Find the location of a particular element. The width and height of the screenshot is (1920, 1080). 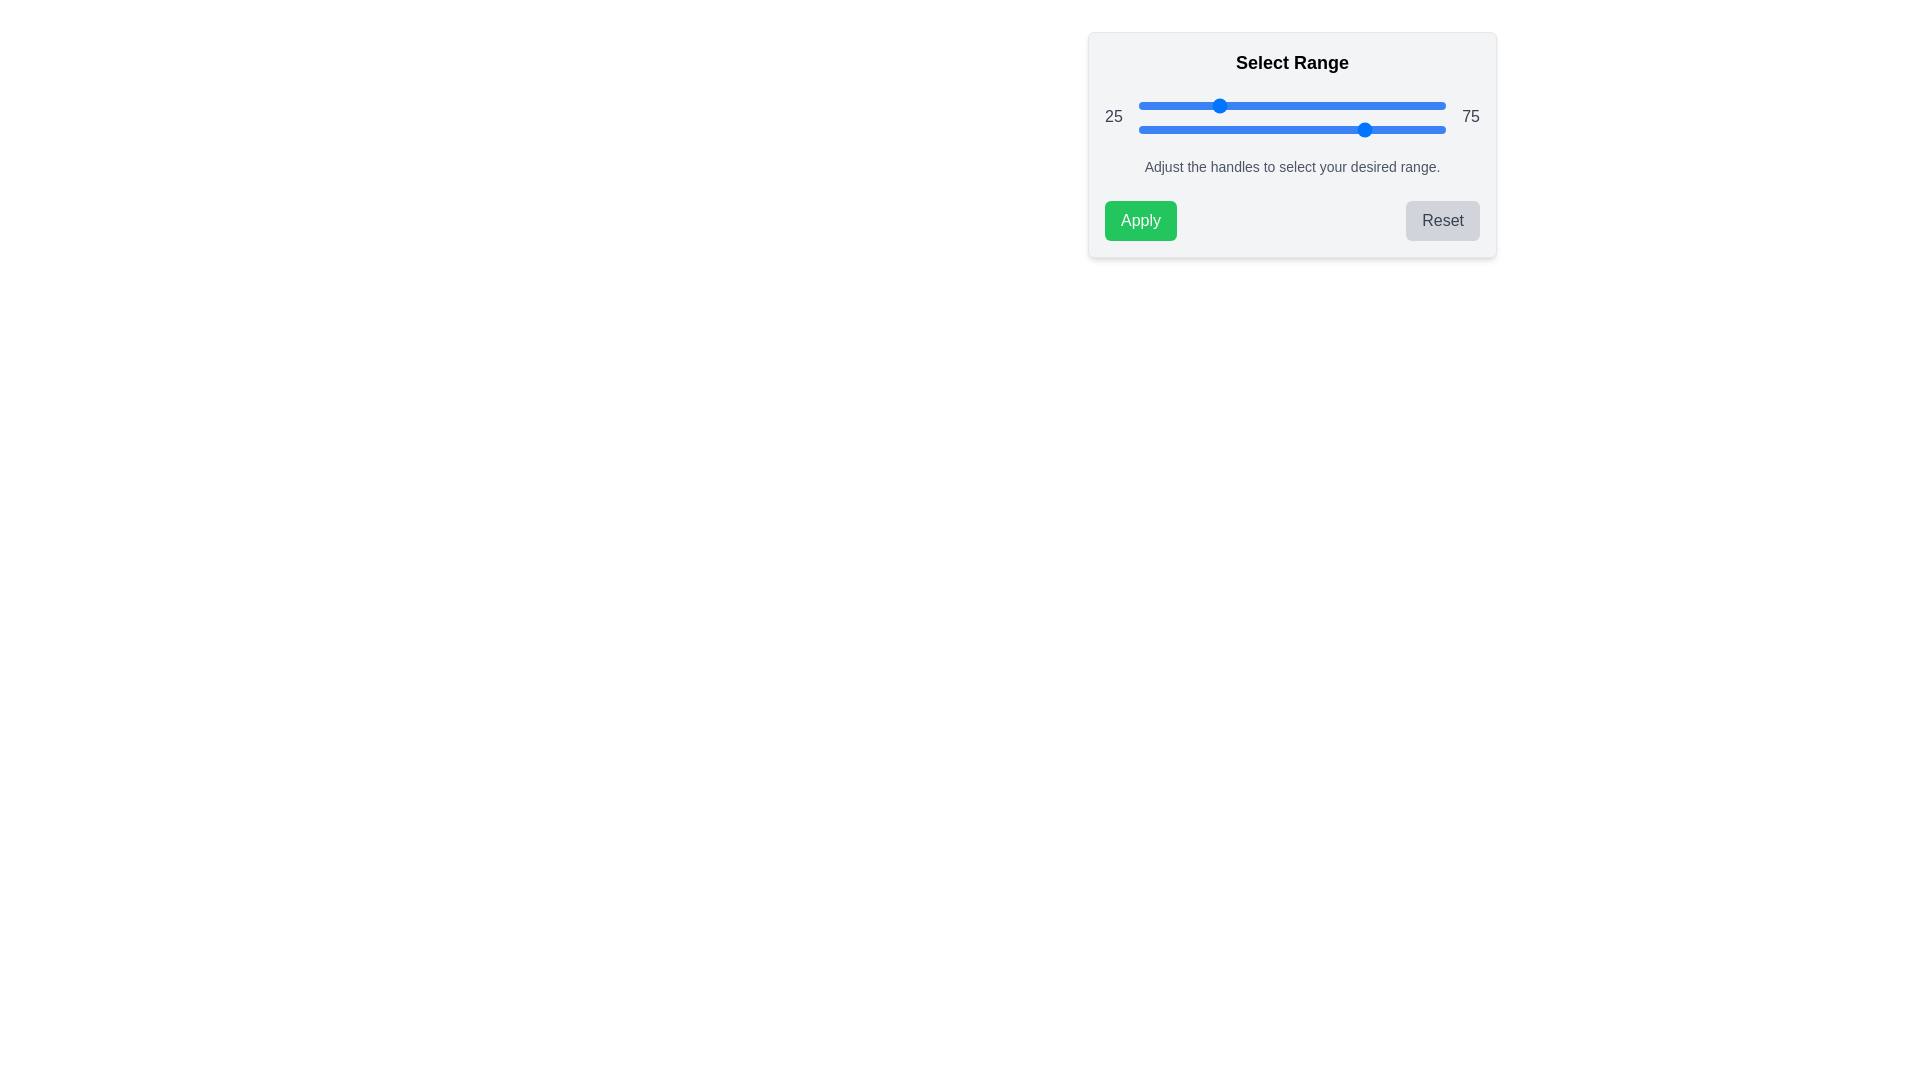

the 'Reset' button with a rounded rectangular shape and dark gray text to activate its hover effect is located at coordinates (1443, 220).